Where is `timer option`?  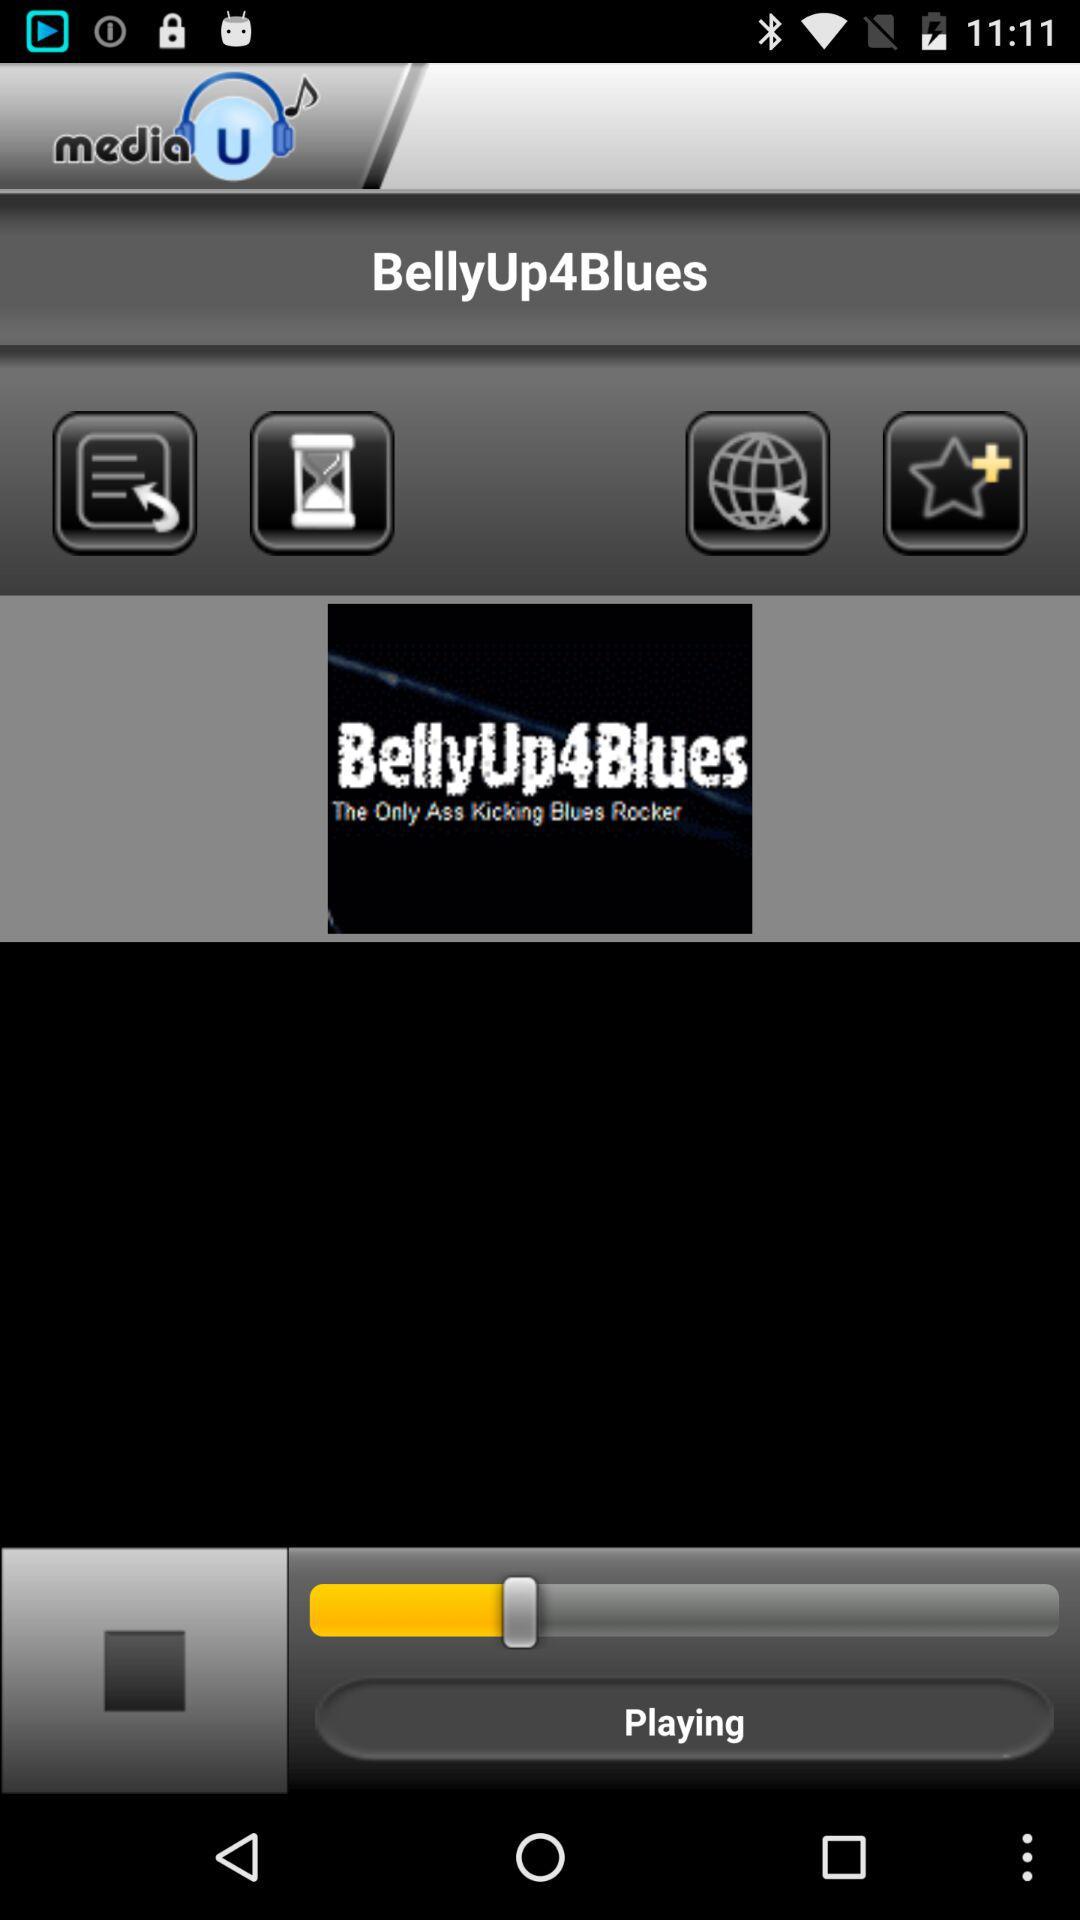
timer option is located at coordinates (321, 483).